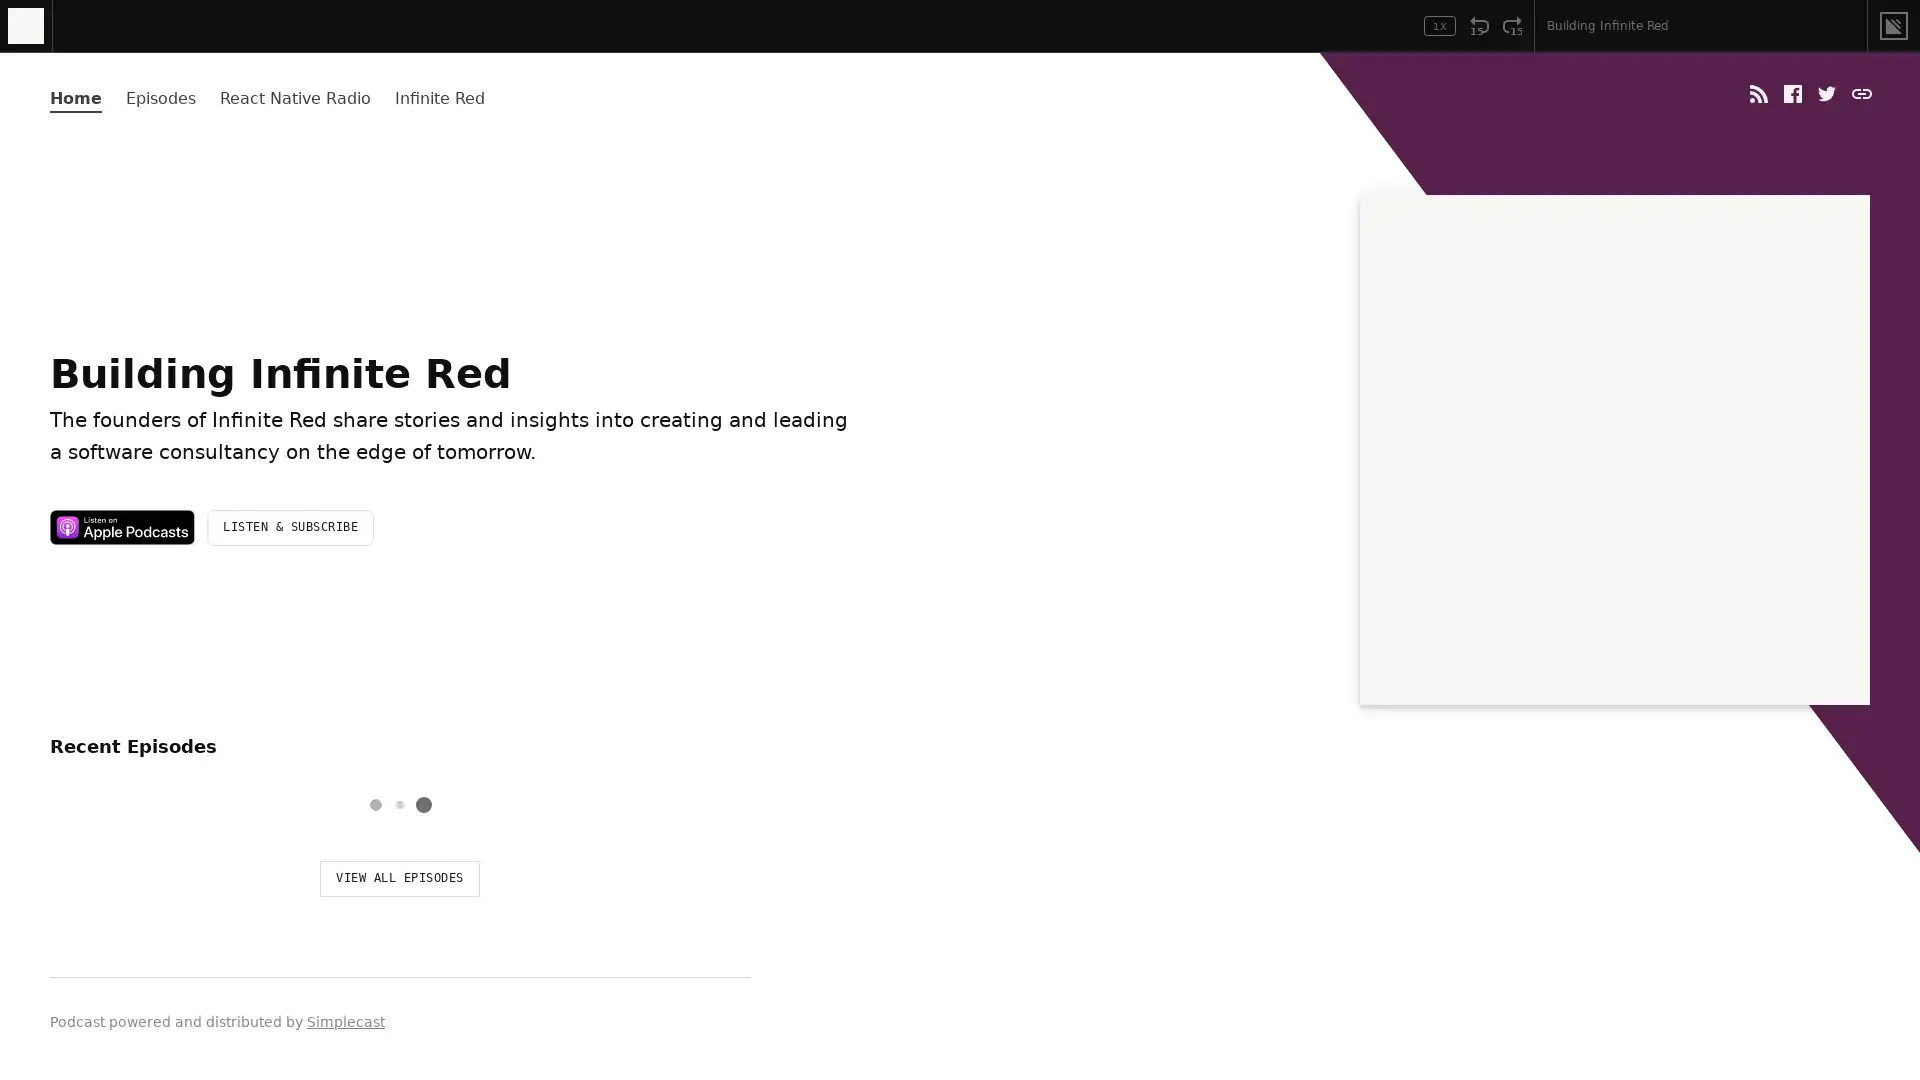 This screenshot has width=1920, height=1080. I want to click on Rewind 15 Seconds, so click(1479, 26).